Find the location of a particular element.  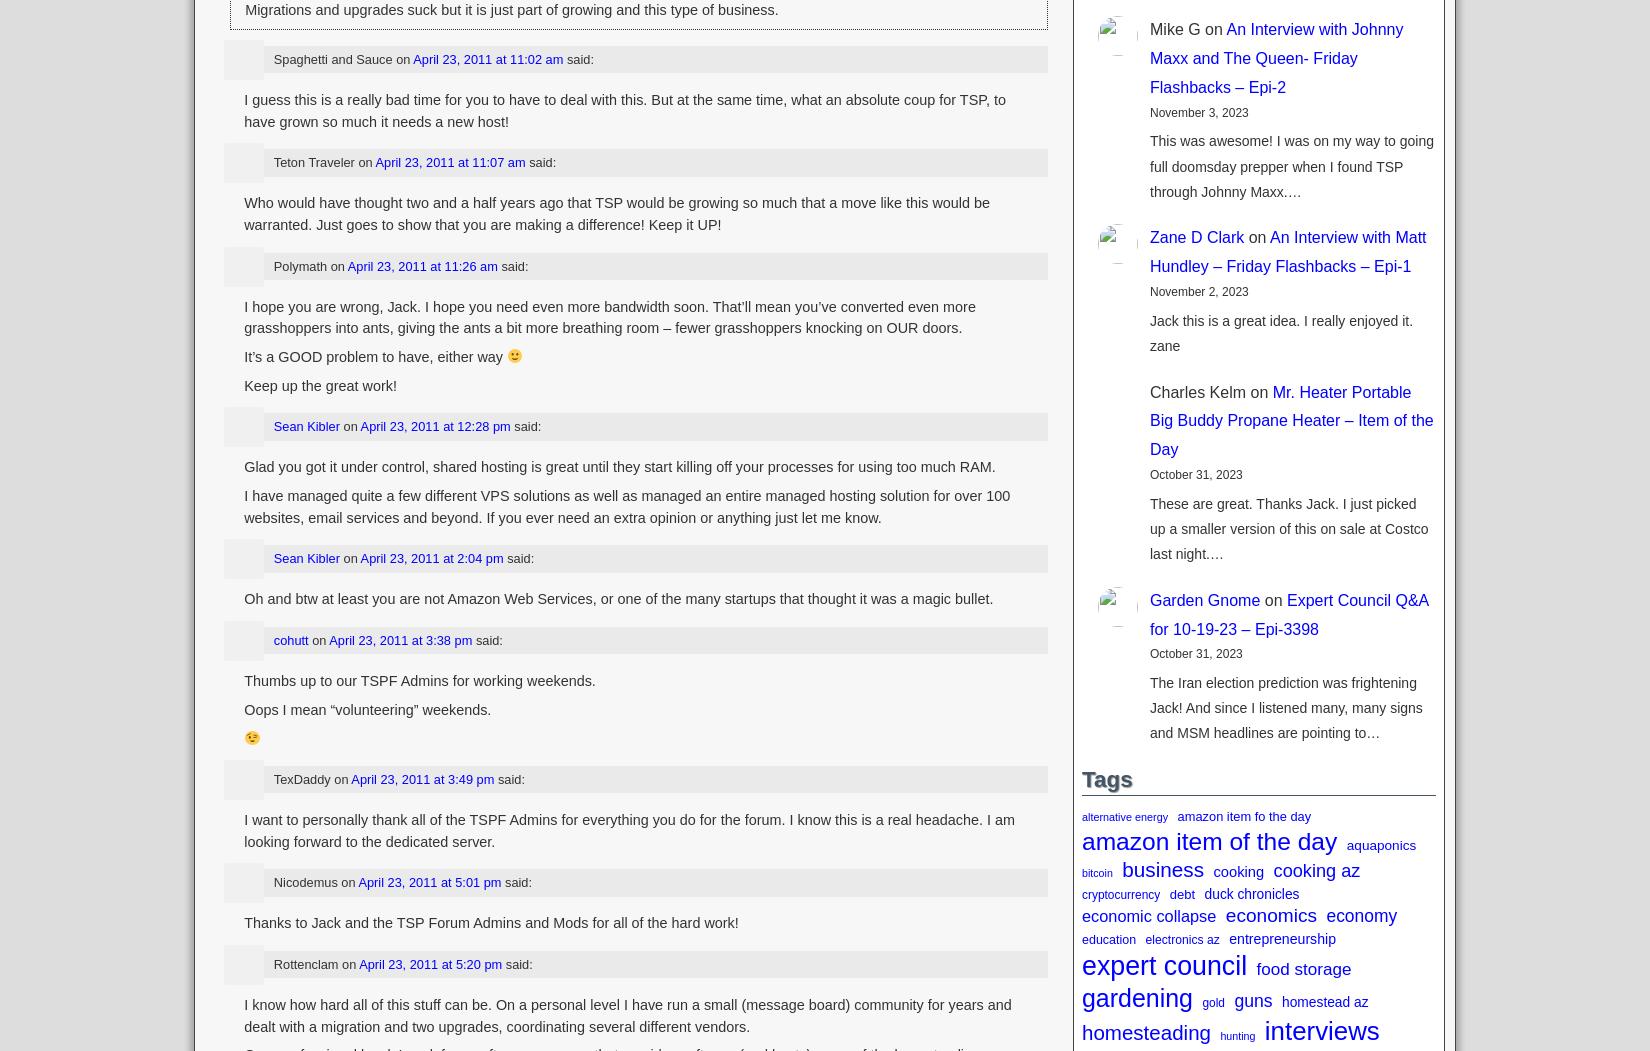

'April 23, 2011 at 12:28 pm' is located at coordinates (433, 426).